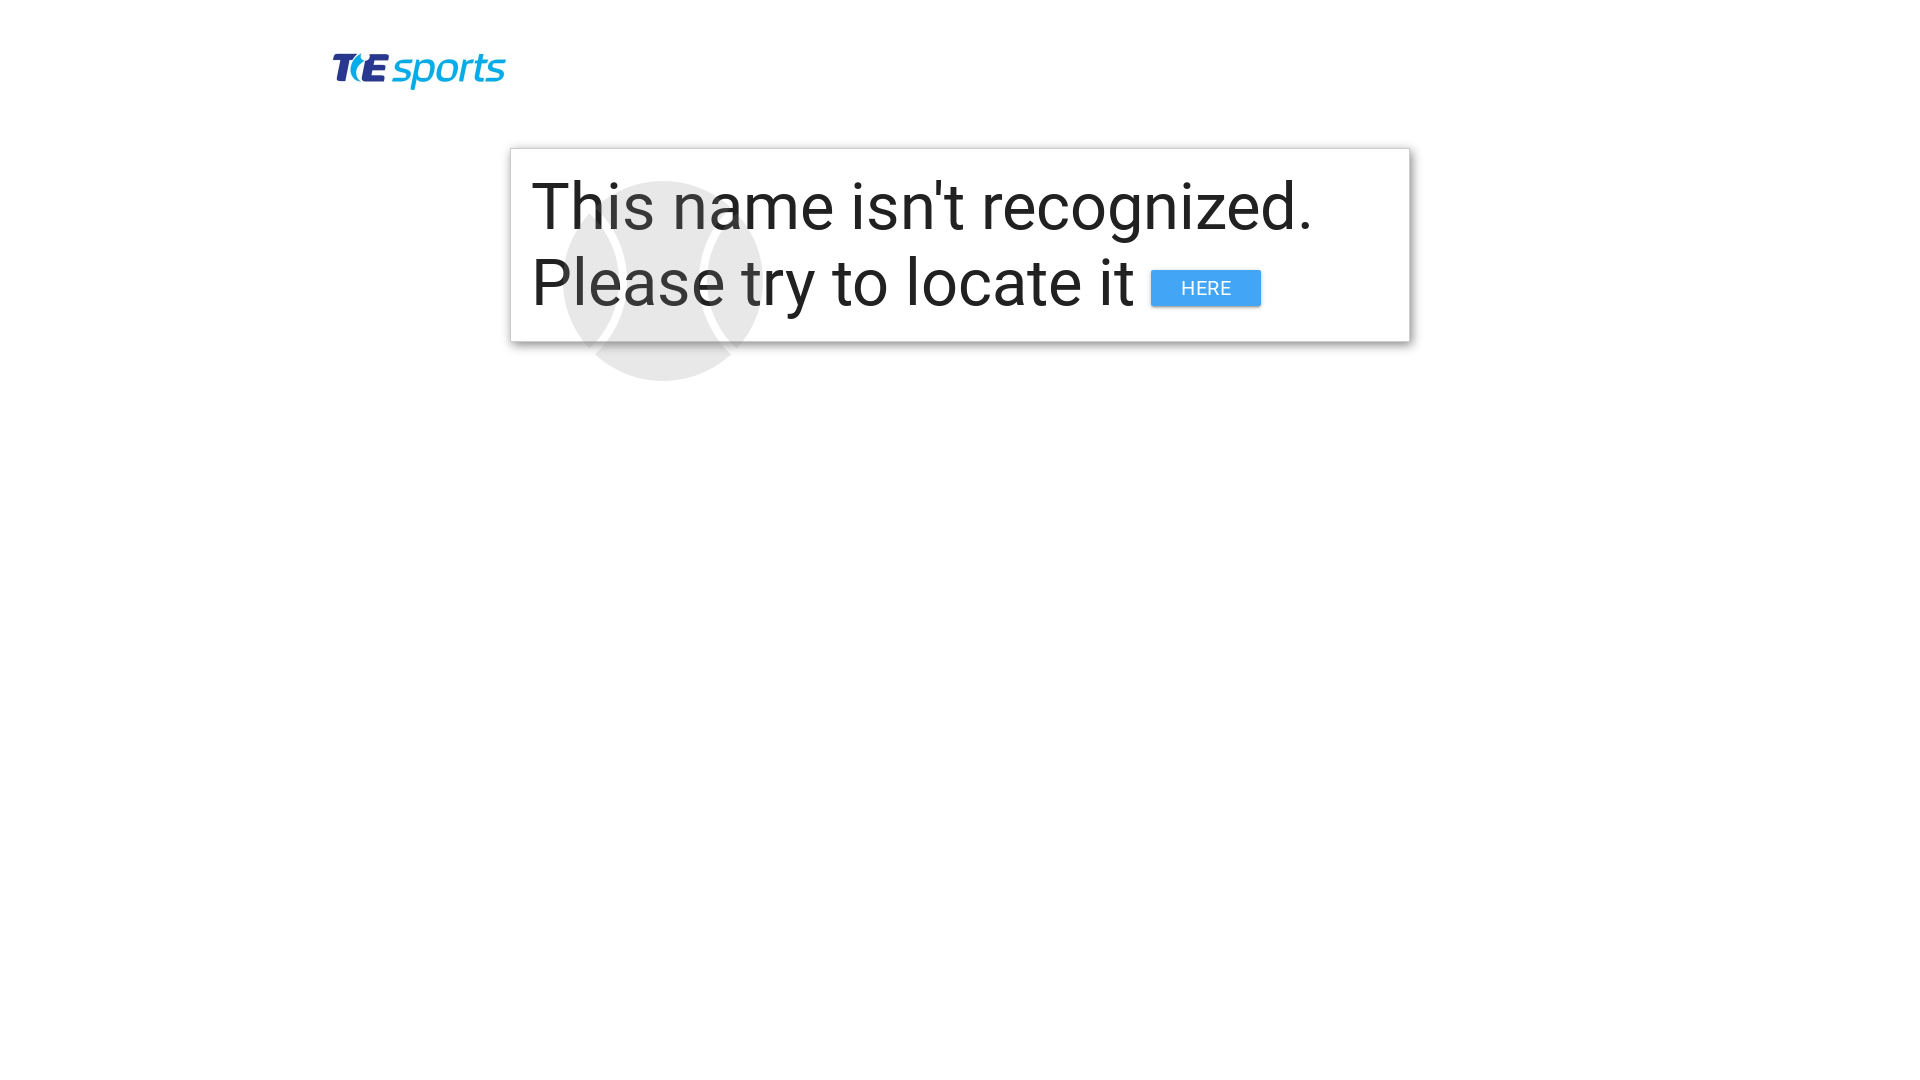  I want to click on 'HERE', so click(1151, 288).